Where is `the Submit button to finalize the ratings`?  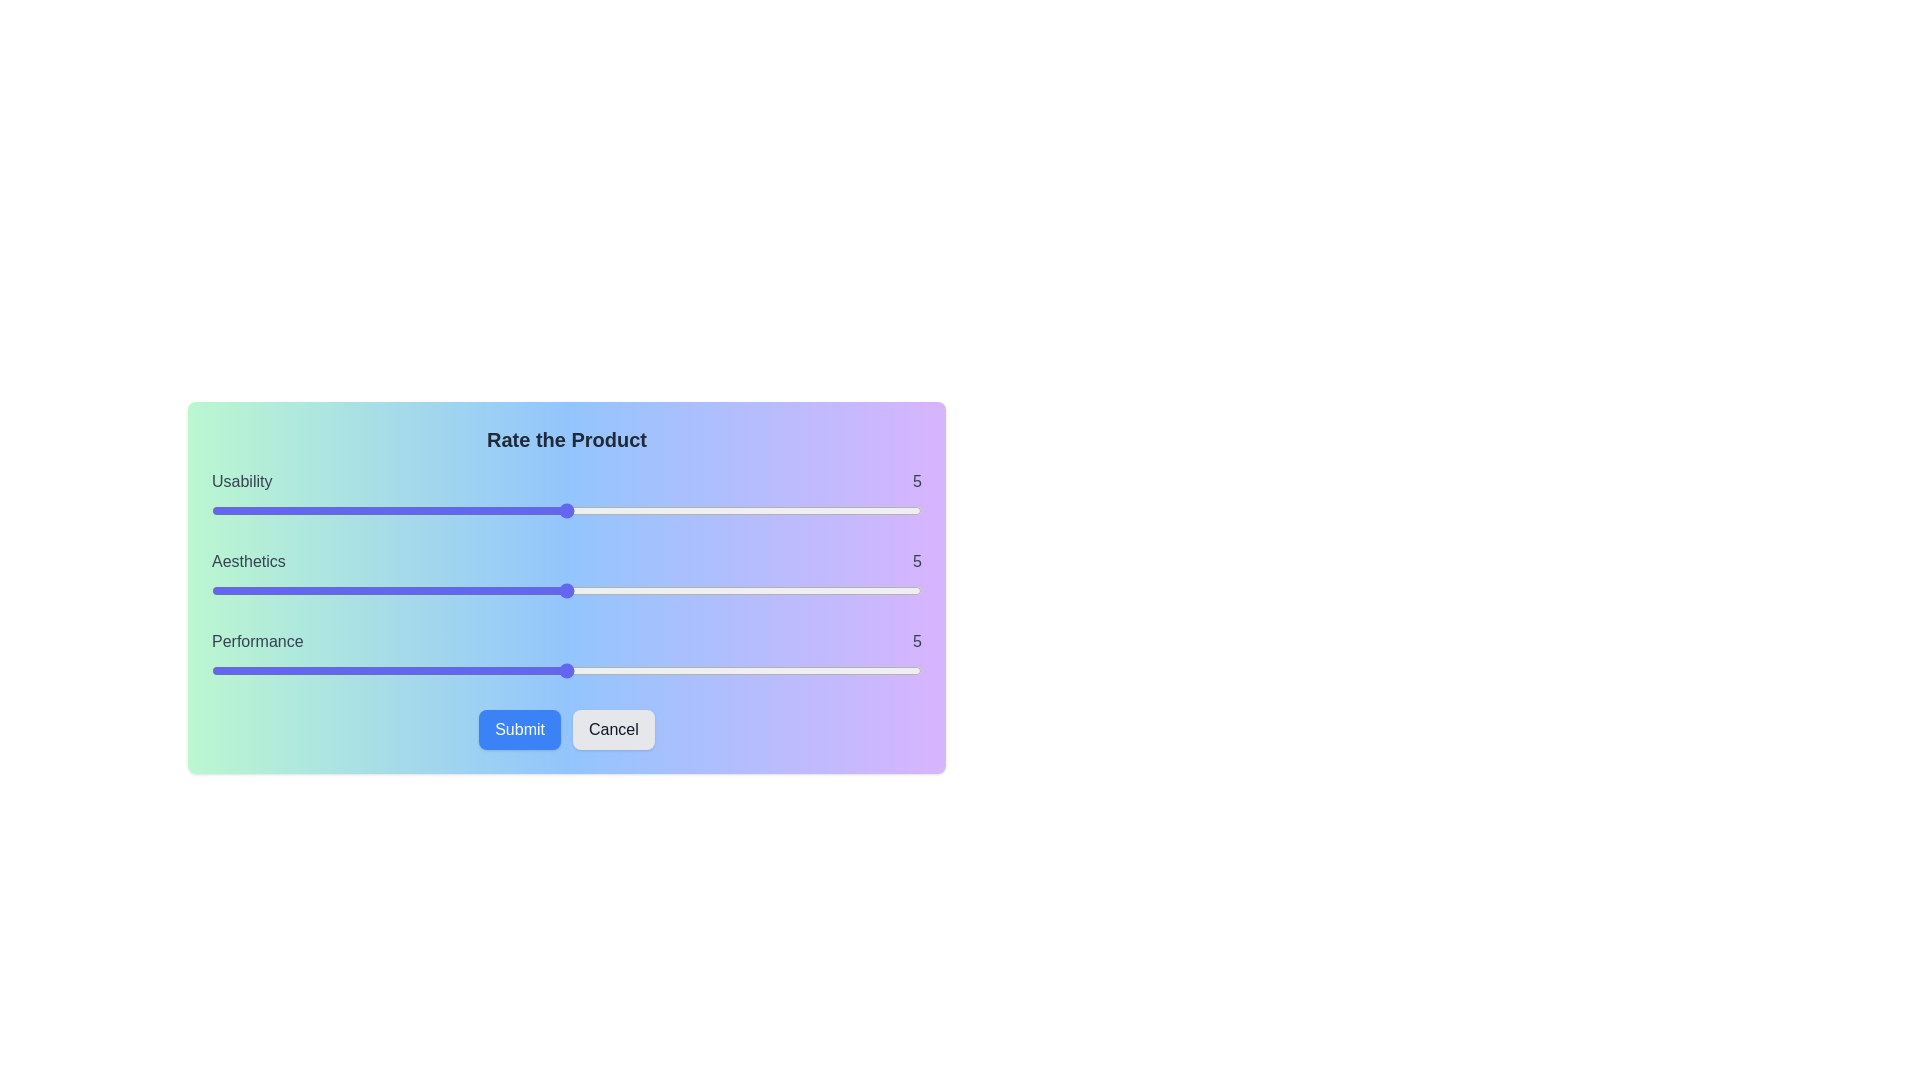 the Submit button to finalize the ratings is located at coordinates (520, 729).